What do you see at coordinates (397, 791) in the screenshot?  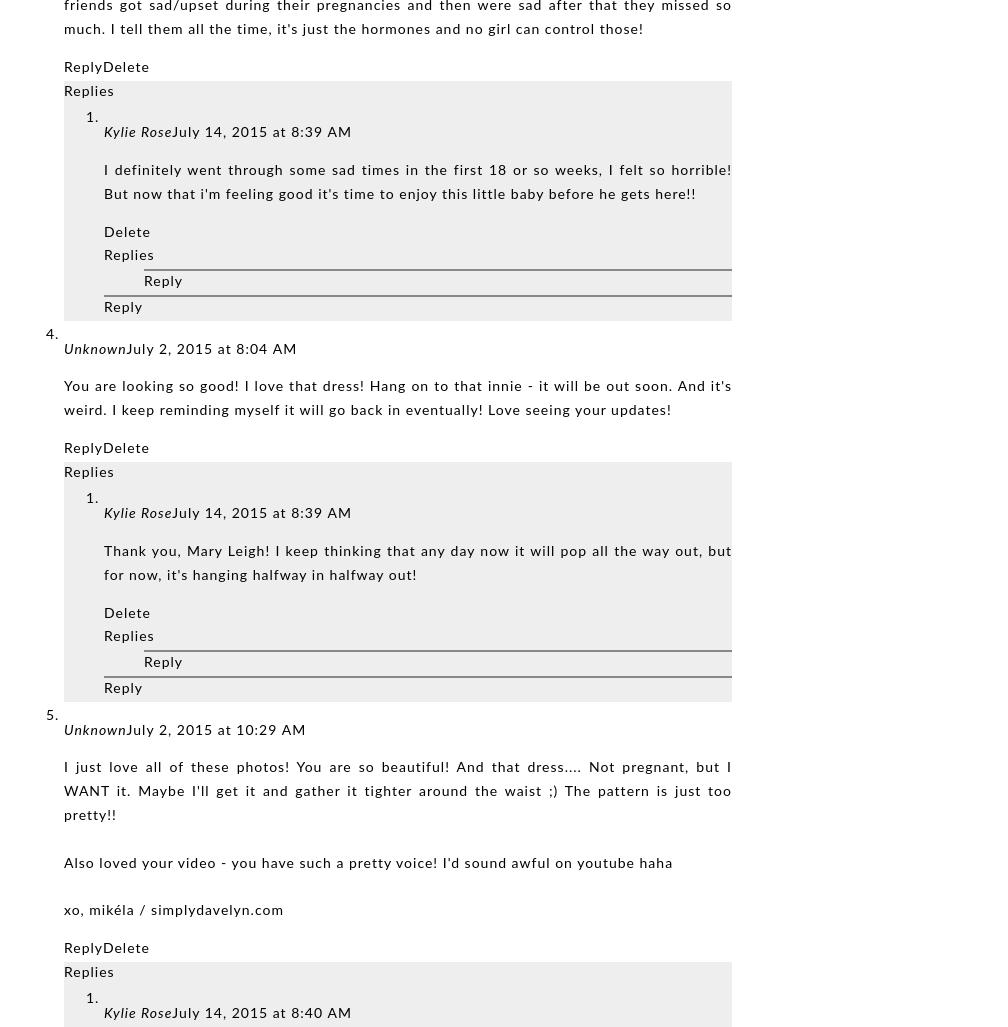 I see `'I just love all of these photos! You are so beautiful! And that dress.... Not pregnant, but I WANT it. Maybe I'll get it and gather it tighter around the waist ;) The pattern is just too pretty!!'` at bounding box center [397, 791].